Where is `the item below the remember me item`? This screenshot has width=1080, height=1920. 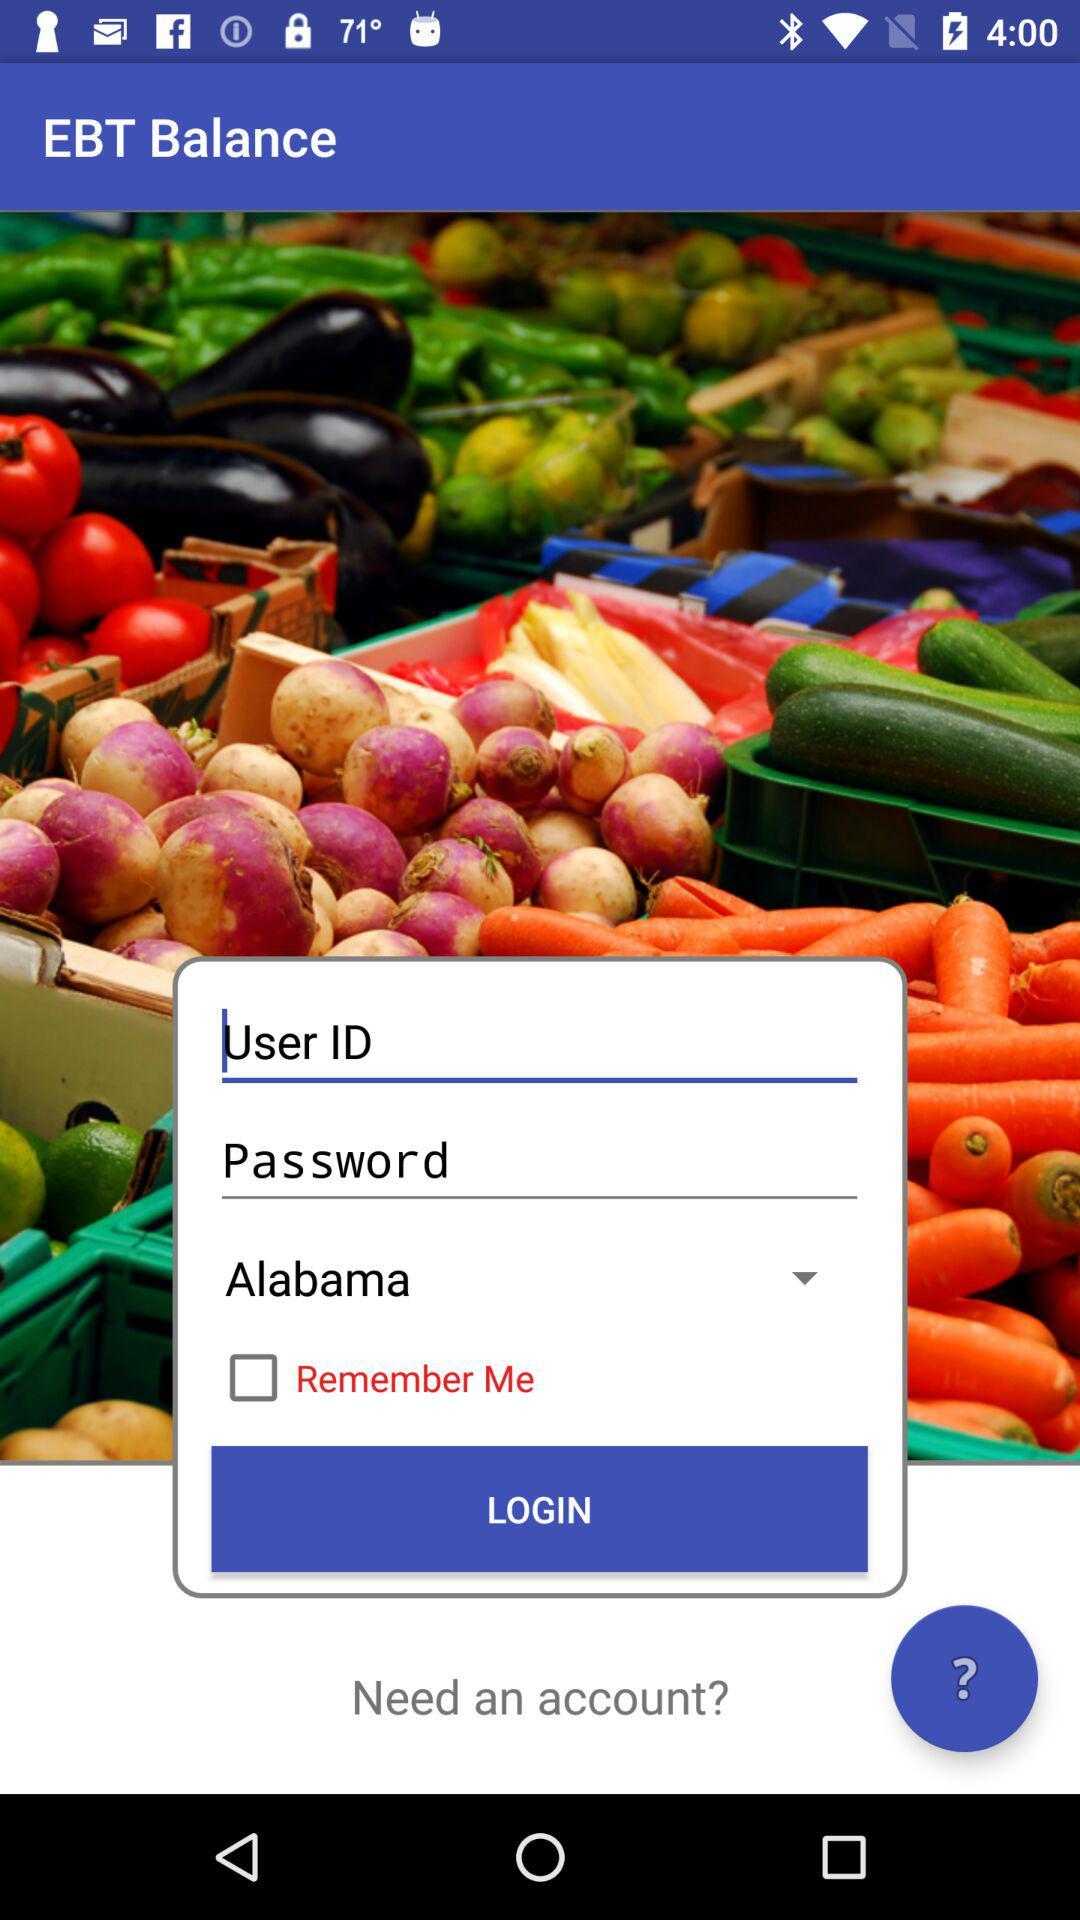
the item below the remember me item is located at coordinates (538, 1508).